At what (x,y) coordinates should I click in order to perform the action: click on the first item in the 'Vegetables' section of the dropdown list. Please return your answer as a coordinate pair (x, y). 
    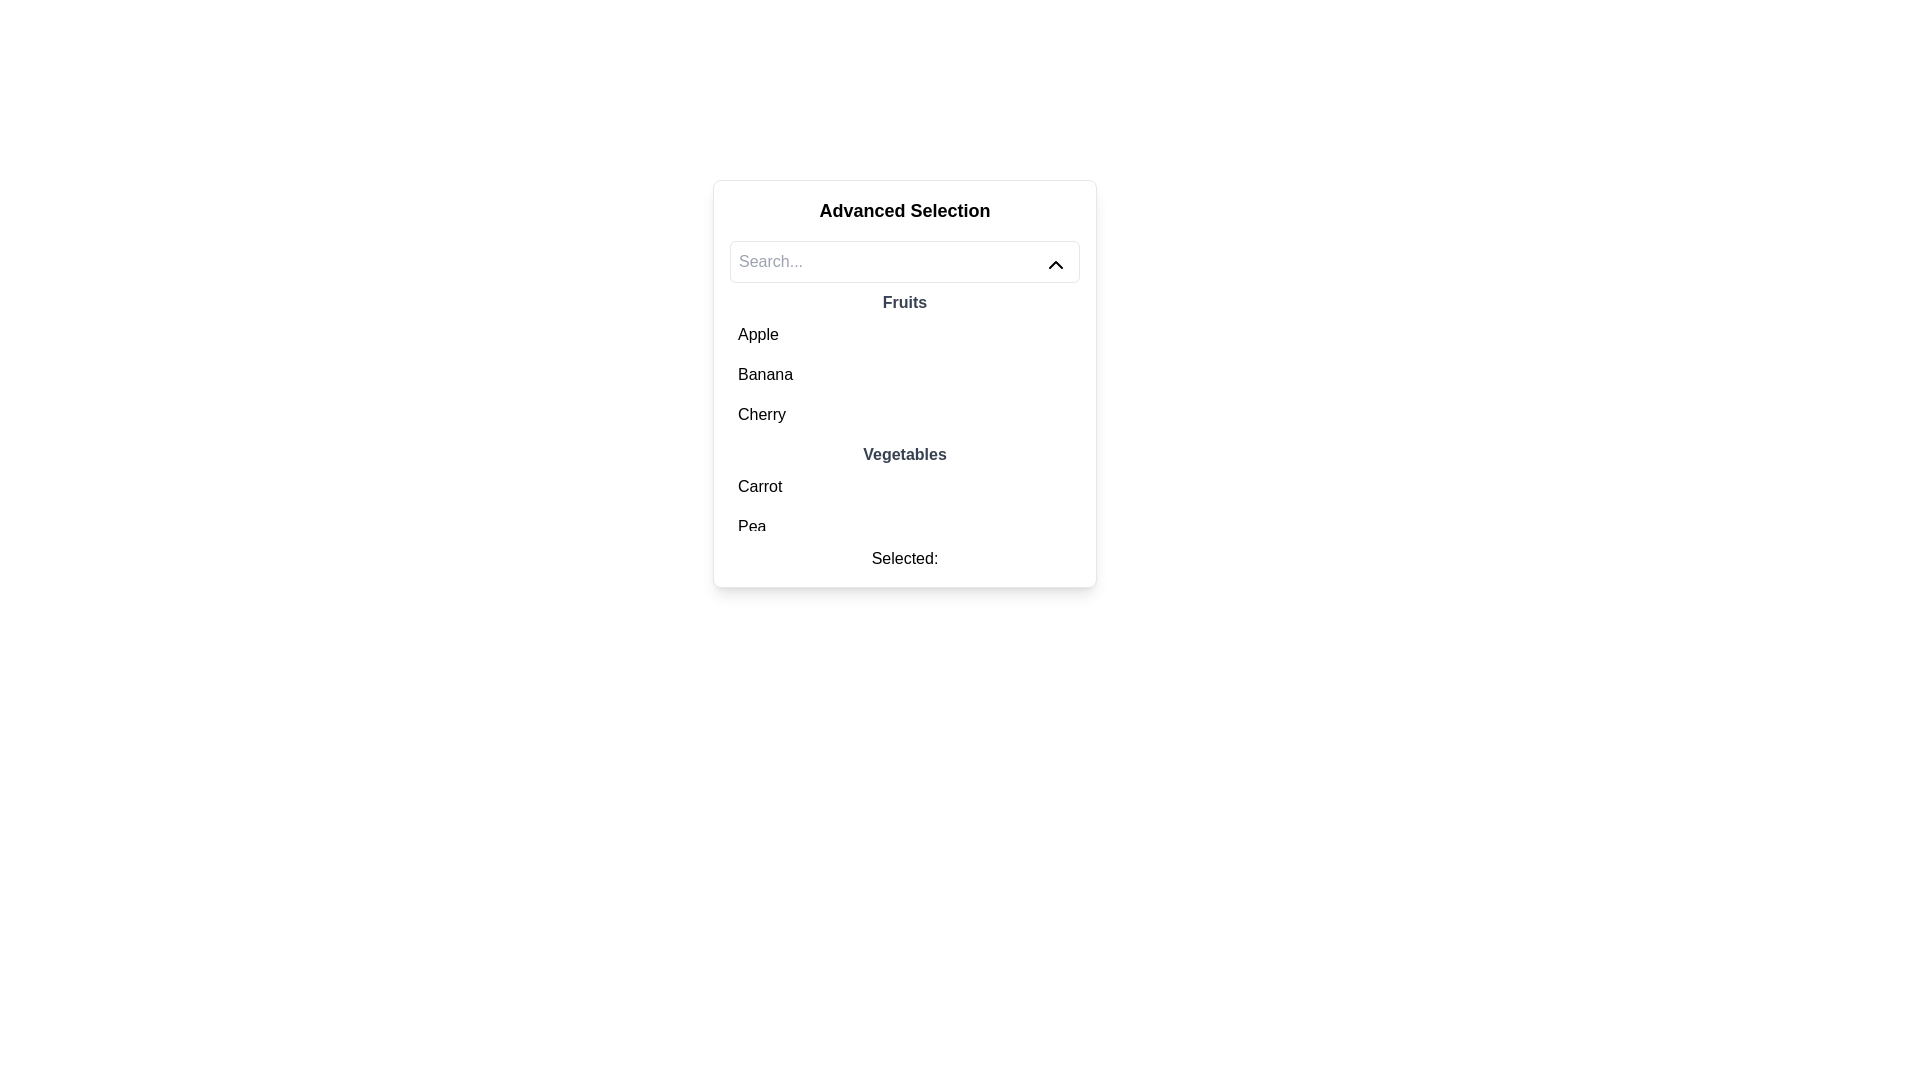
    Looking at the image, I should click on (904, 486).